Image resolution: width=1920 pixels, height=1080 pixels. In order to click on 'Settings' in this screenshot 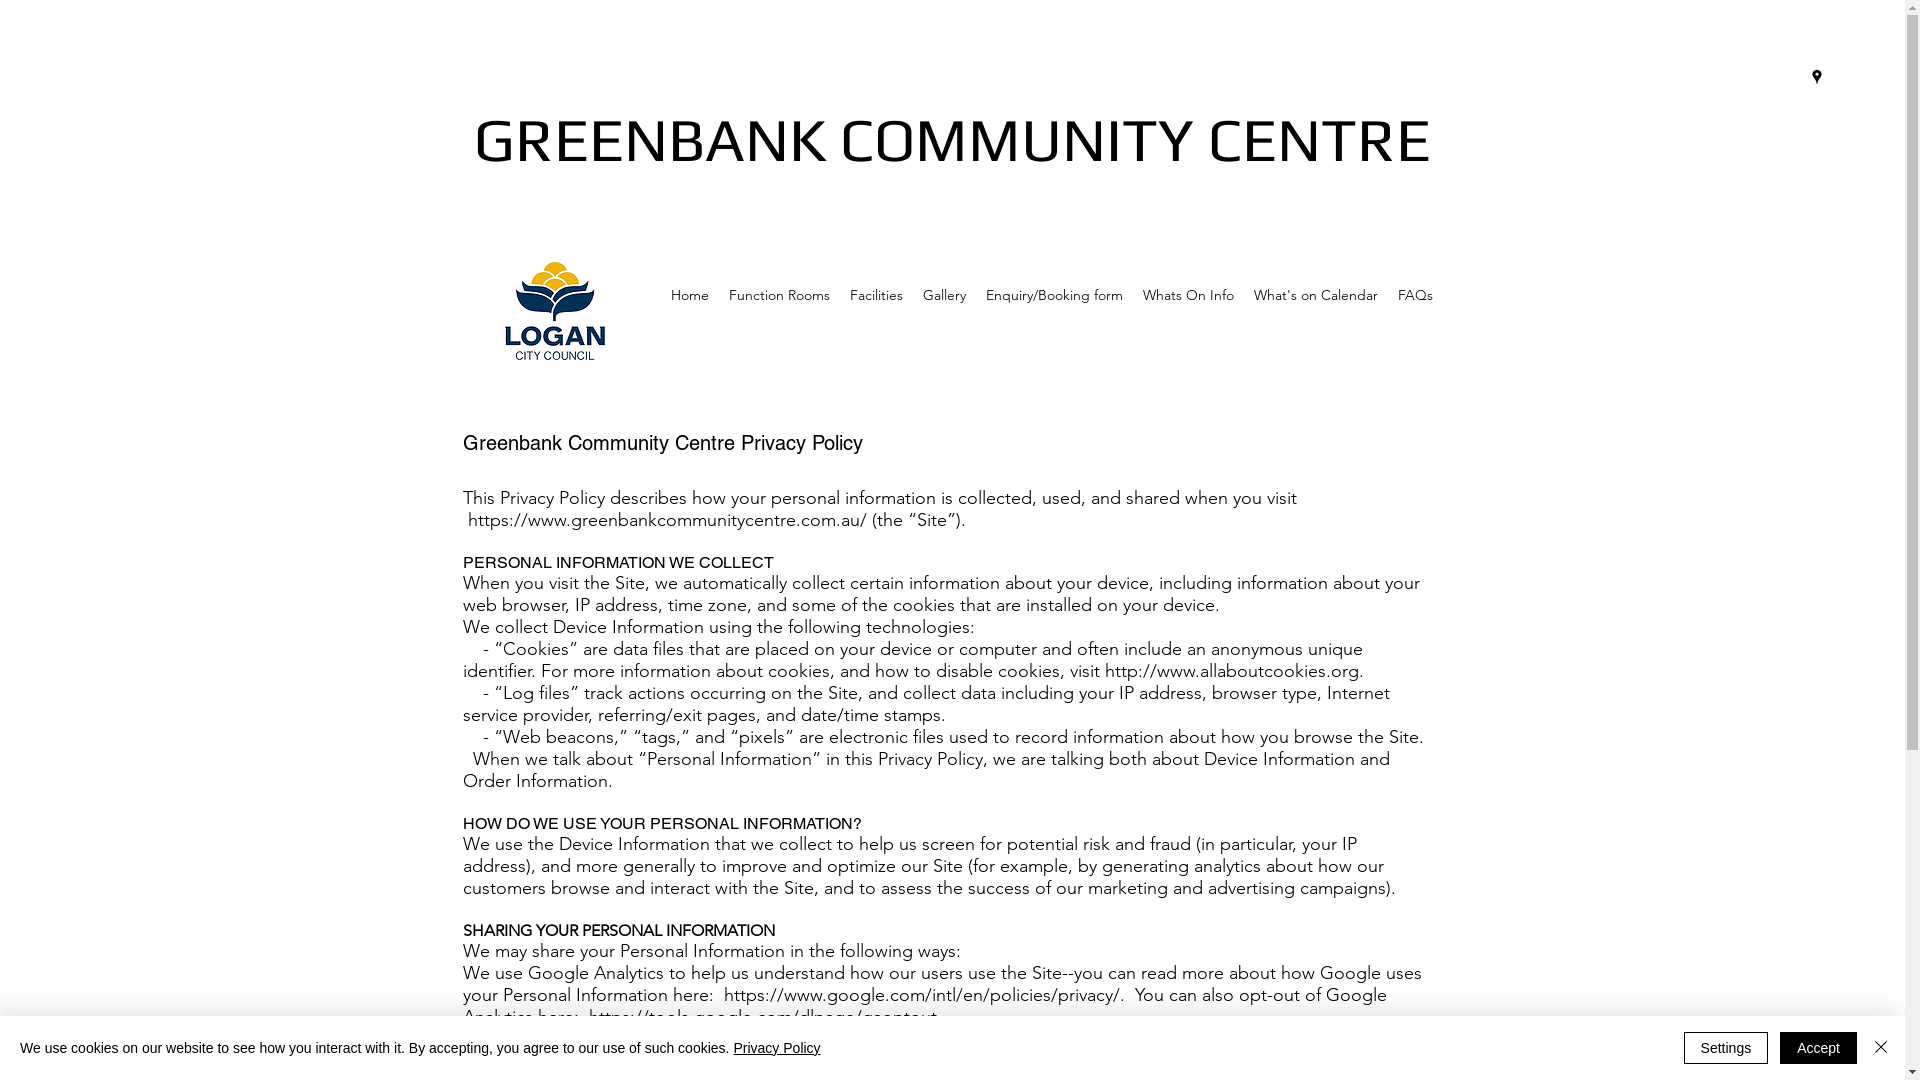, I will do `click(1683, 1047)`.